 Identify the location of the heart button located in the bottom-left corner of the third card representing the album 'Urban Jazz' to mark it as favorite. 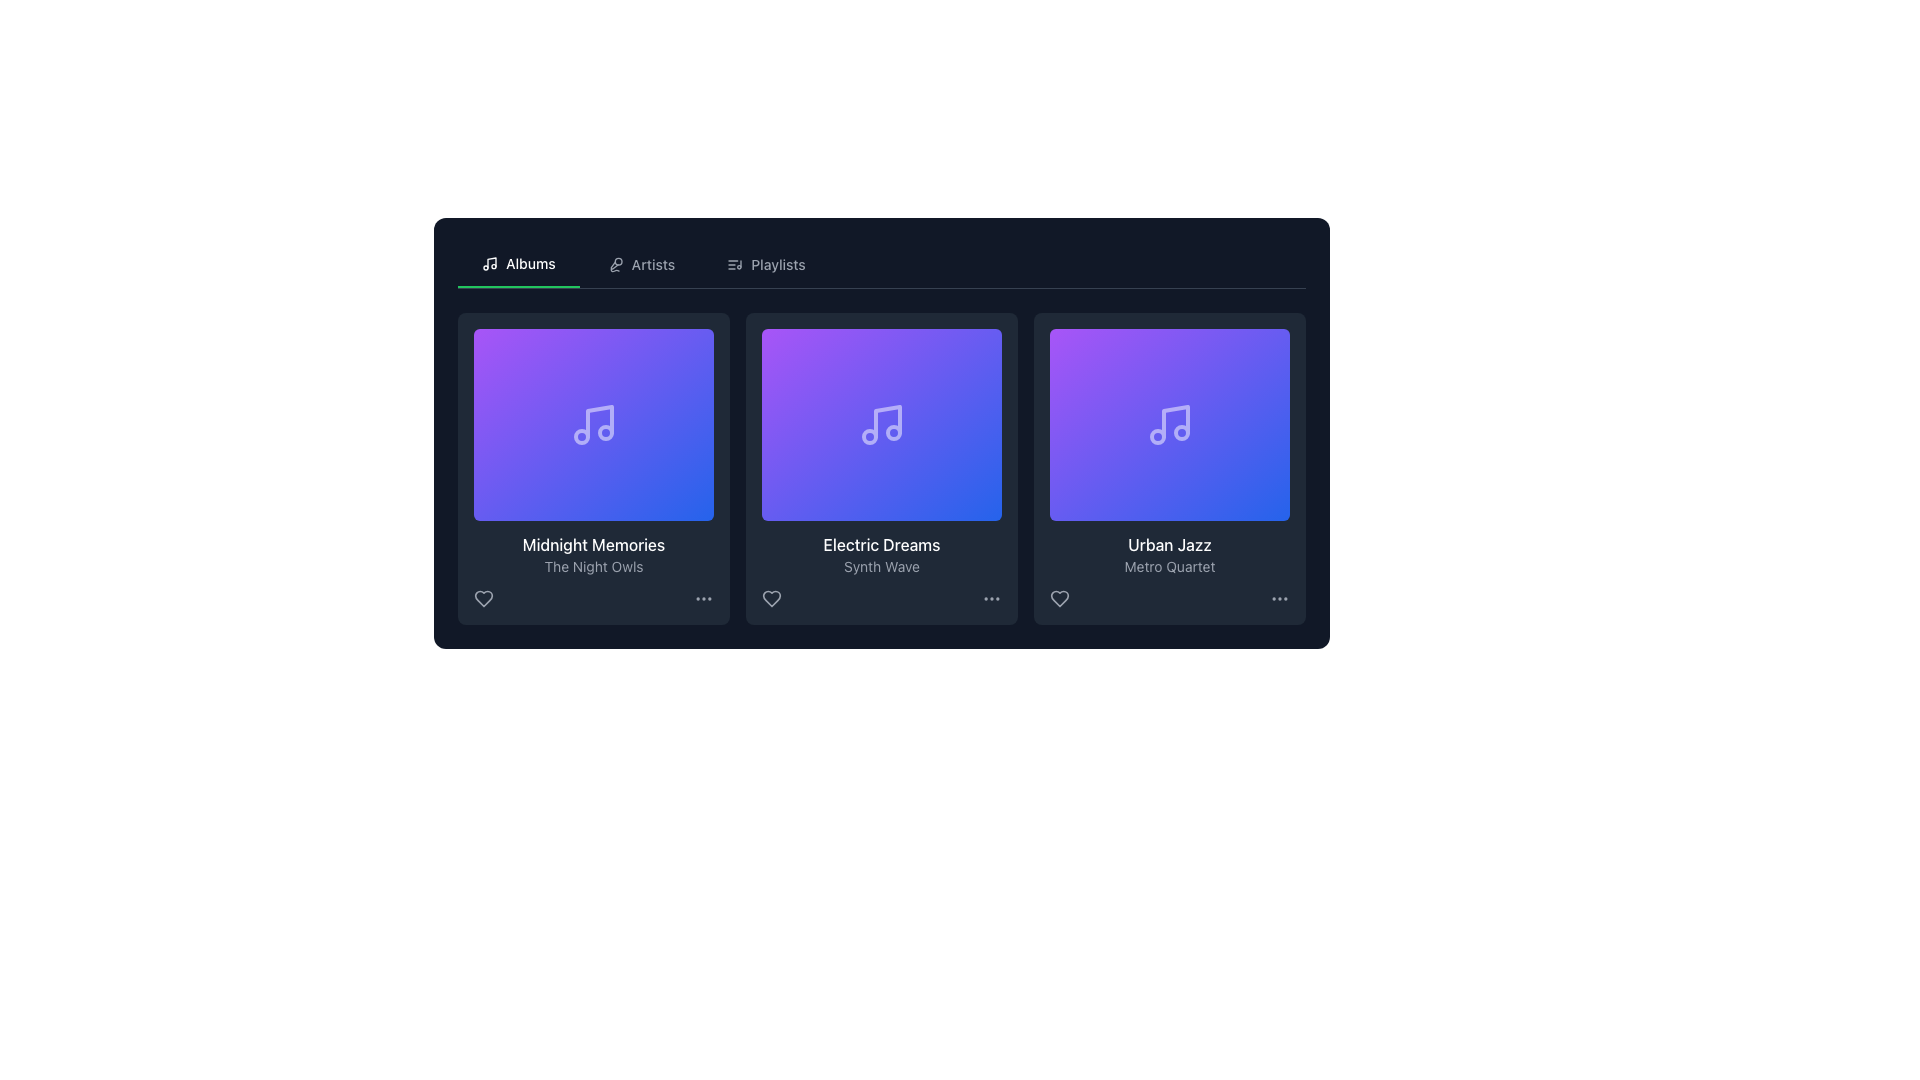
(1059, 597).